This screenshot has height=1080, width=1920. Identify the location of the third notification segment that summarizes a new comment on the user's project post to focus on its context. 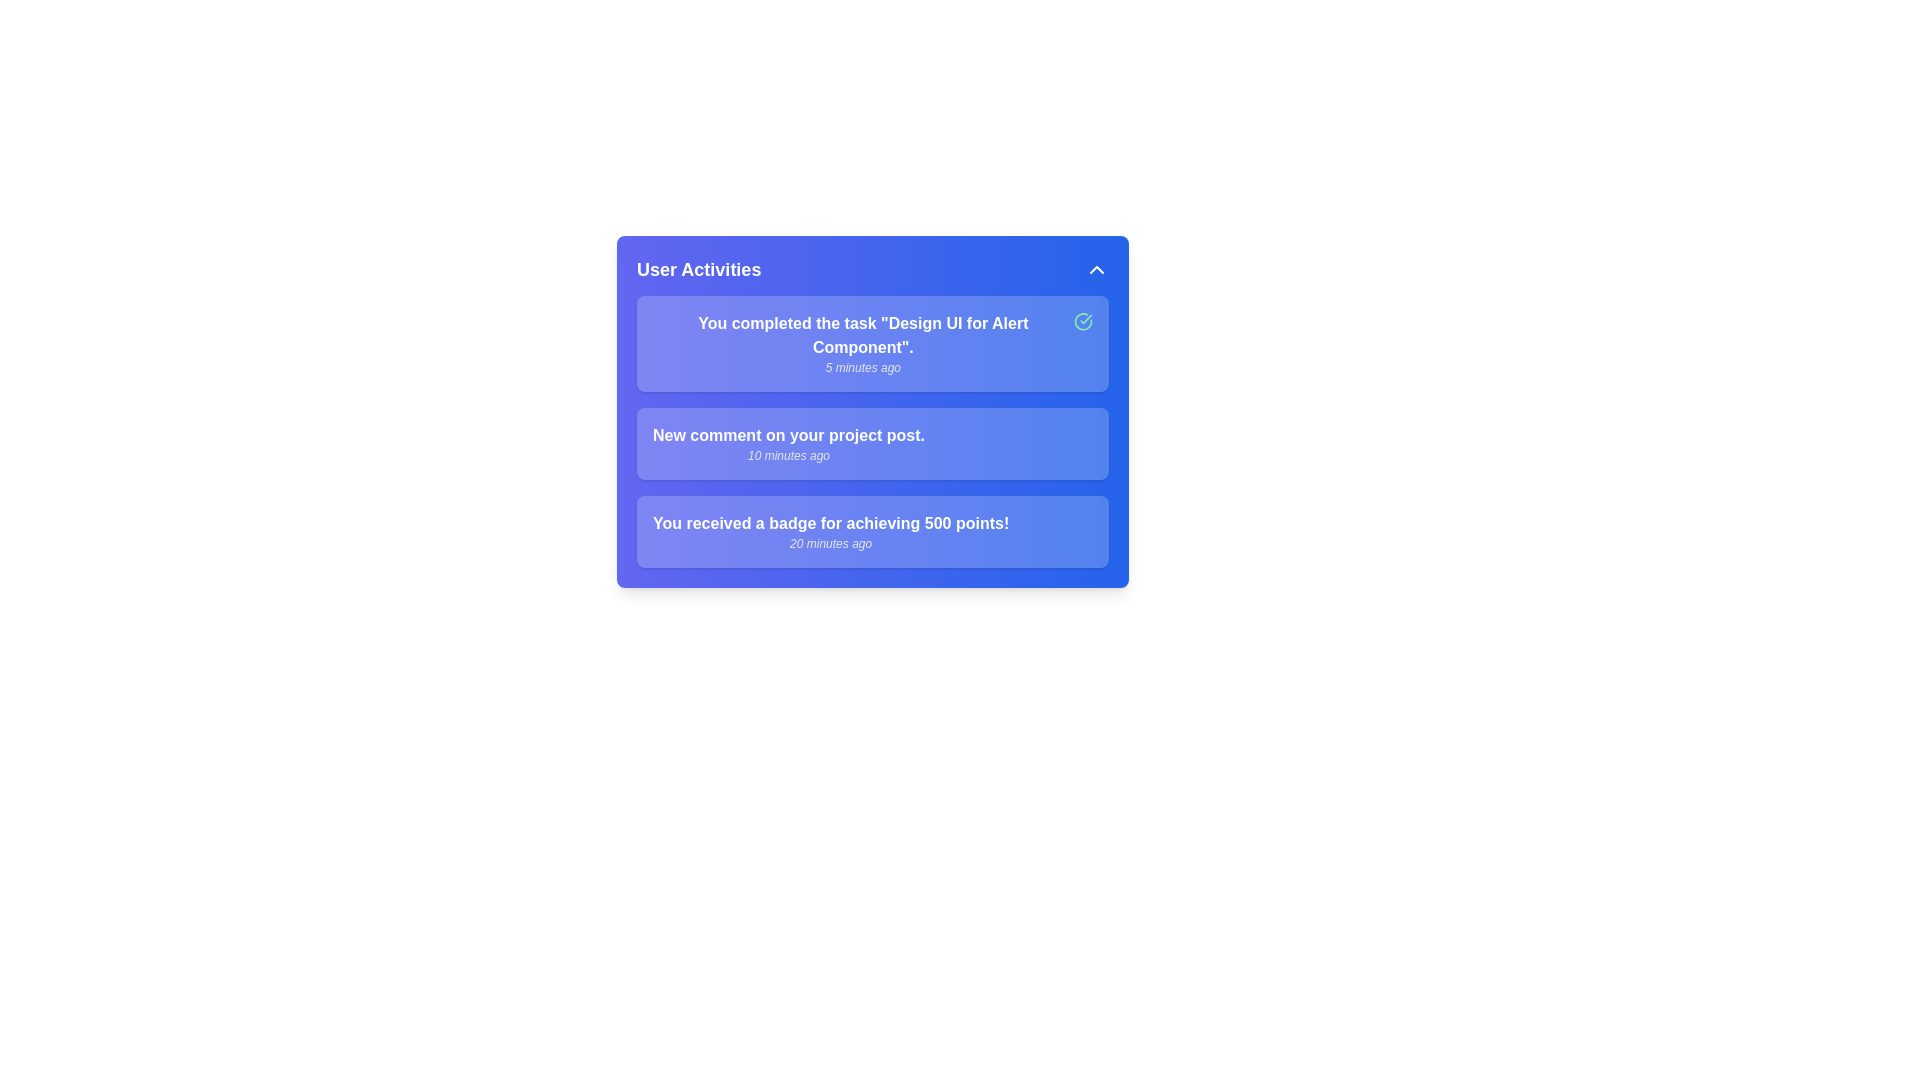
(873, 411).